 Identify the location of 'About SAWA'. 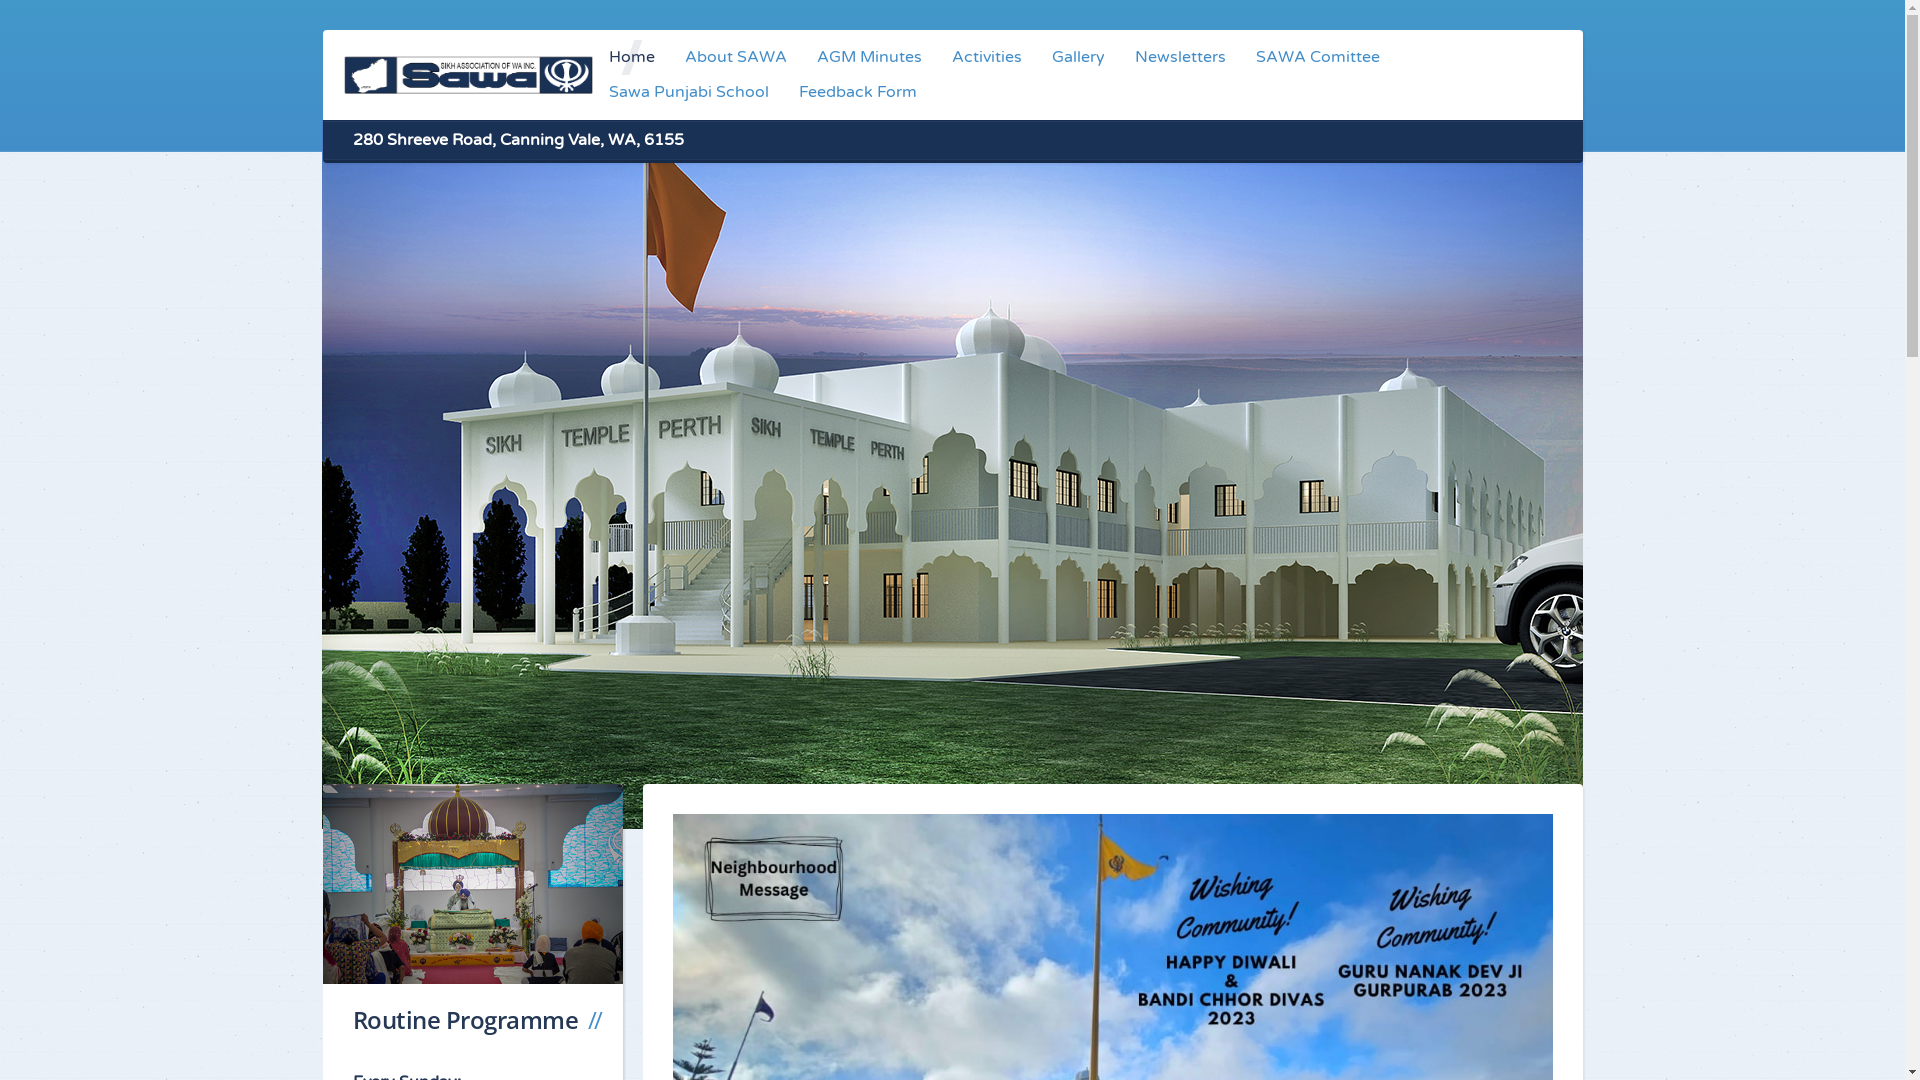
(670, 56).